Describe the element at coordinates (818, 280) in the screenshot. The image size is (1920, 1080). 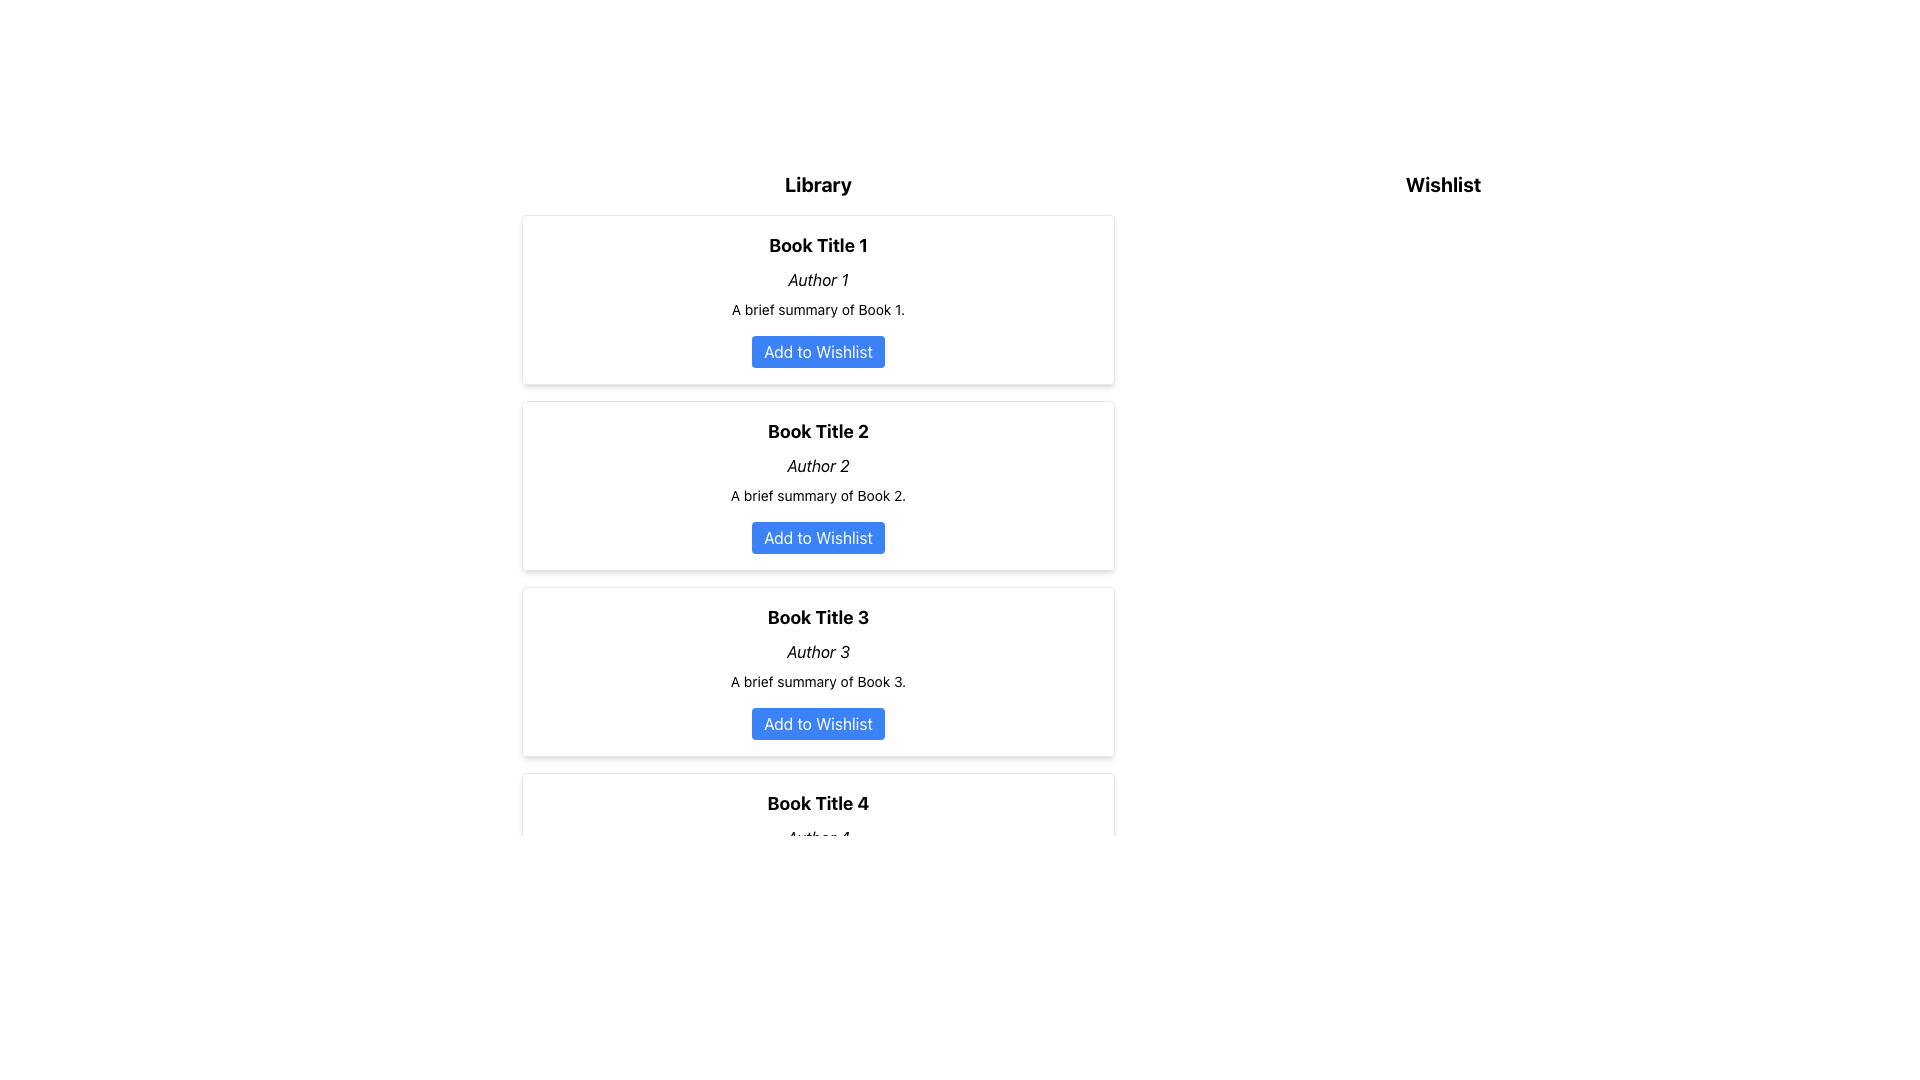
I see `the Text Label that provides information about the author of 'Book Title 1', located between the title and the summary in the first card section` at that location.